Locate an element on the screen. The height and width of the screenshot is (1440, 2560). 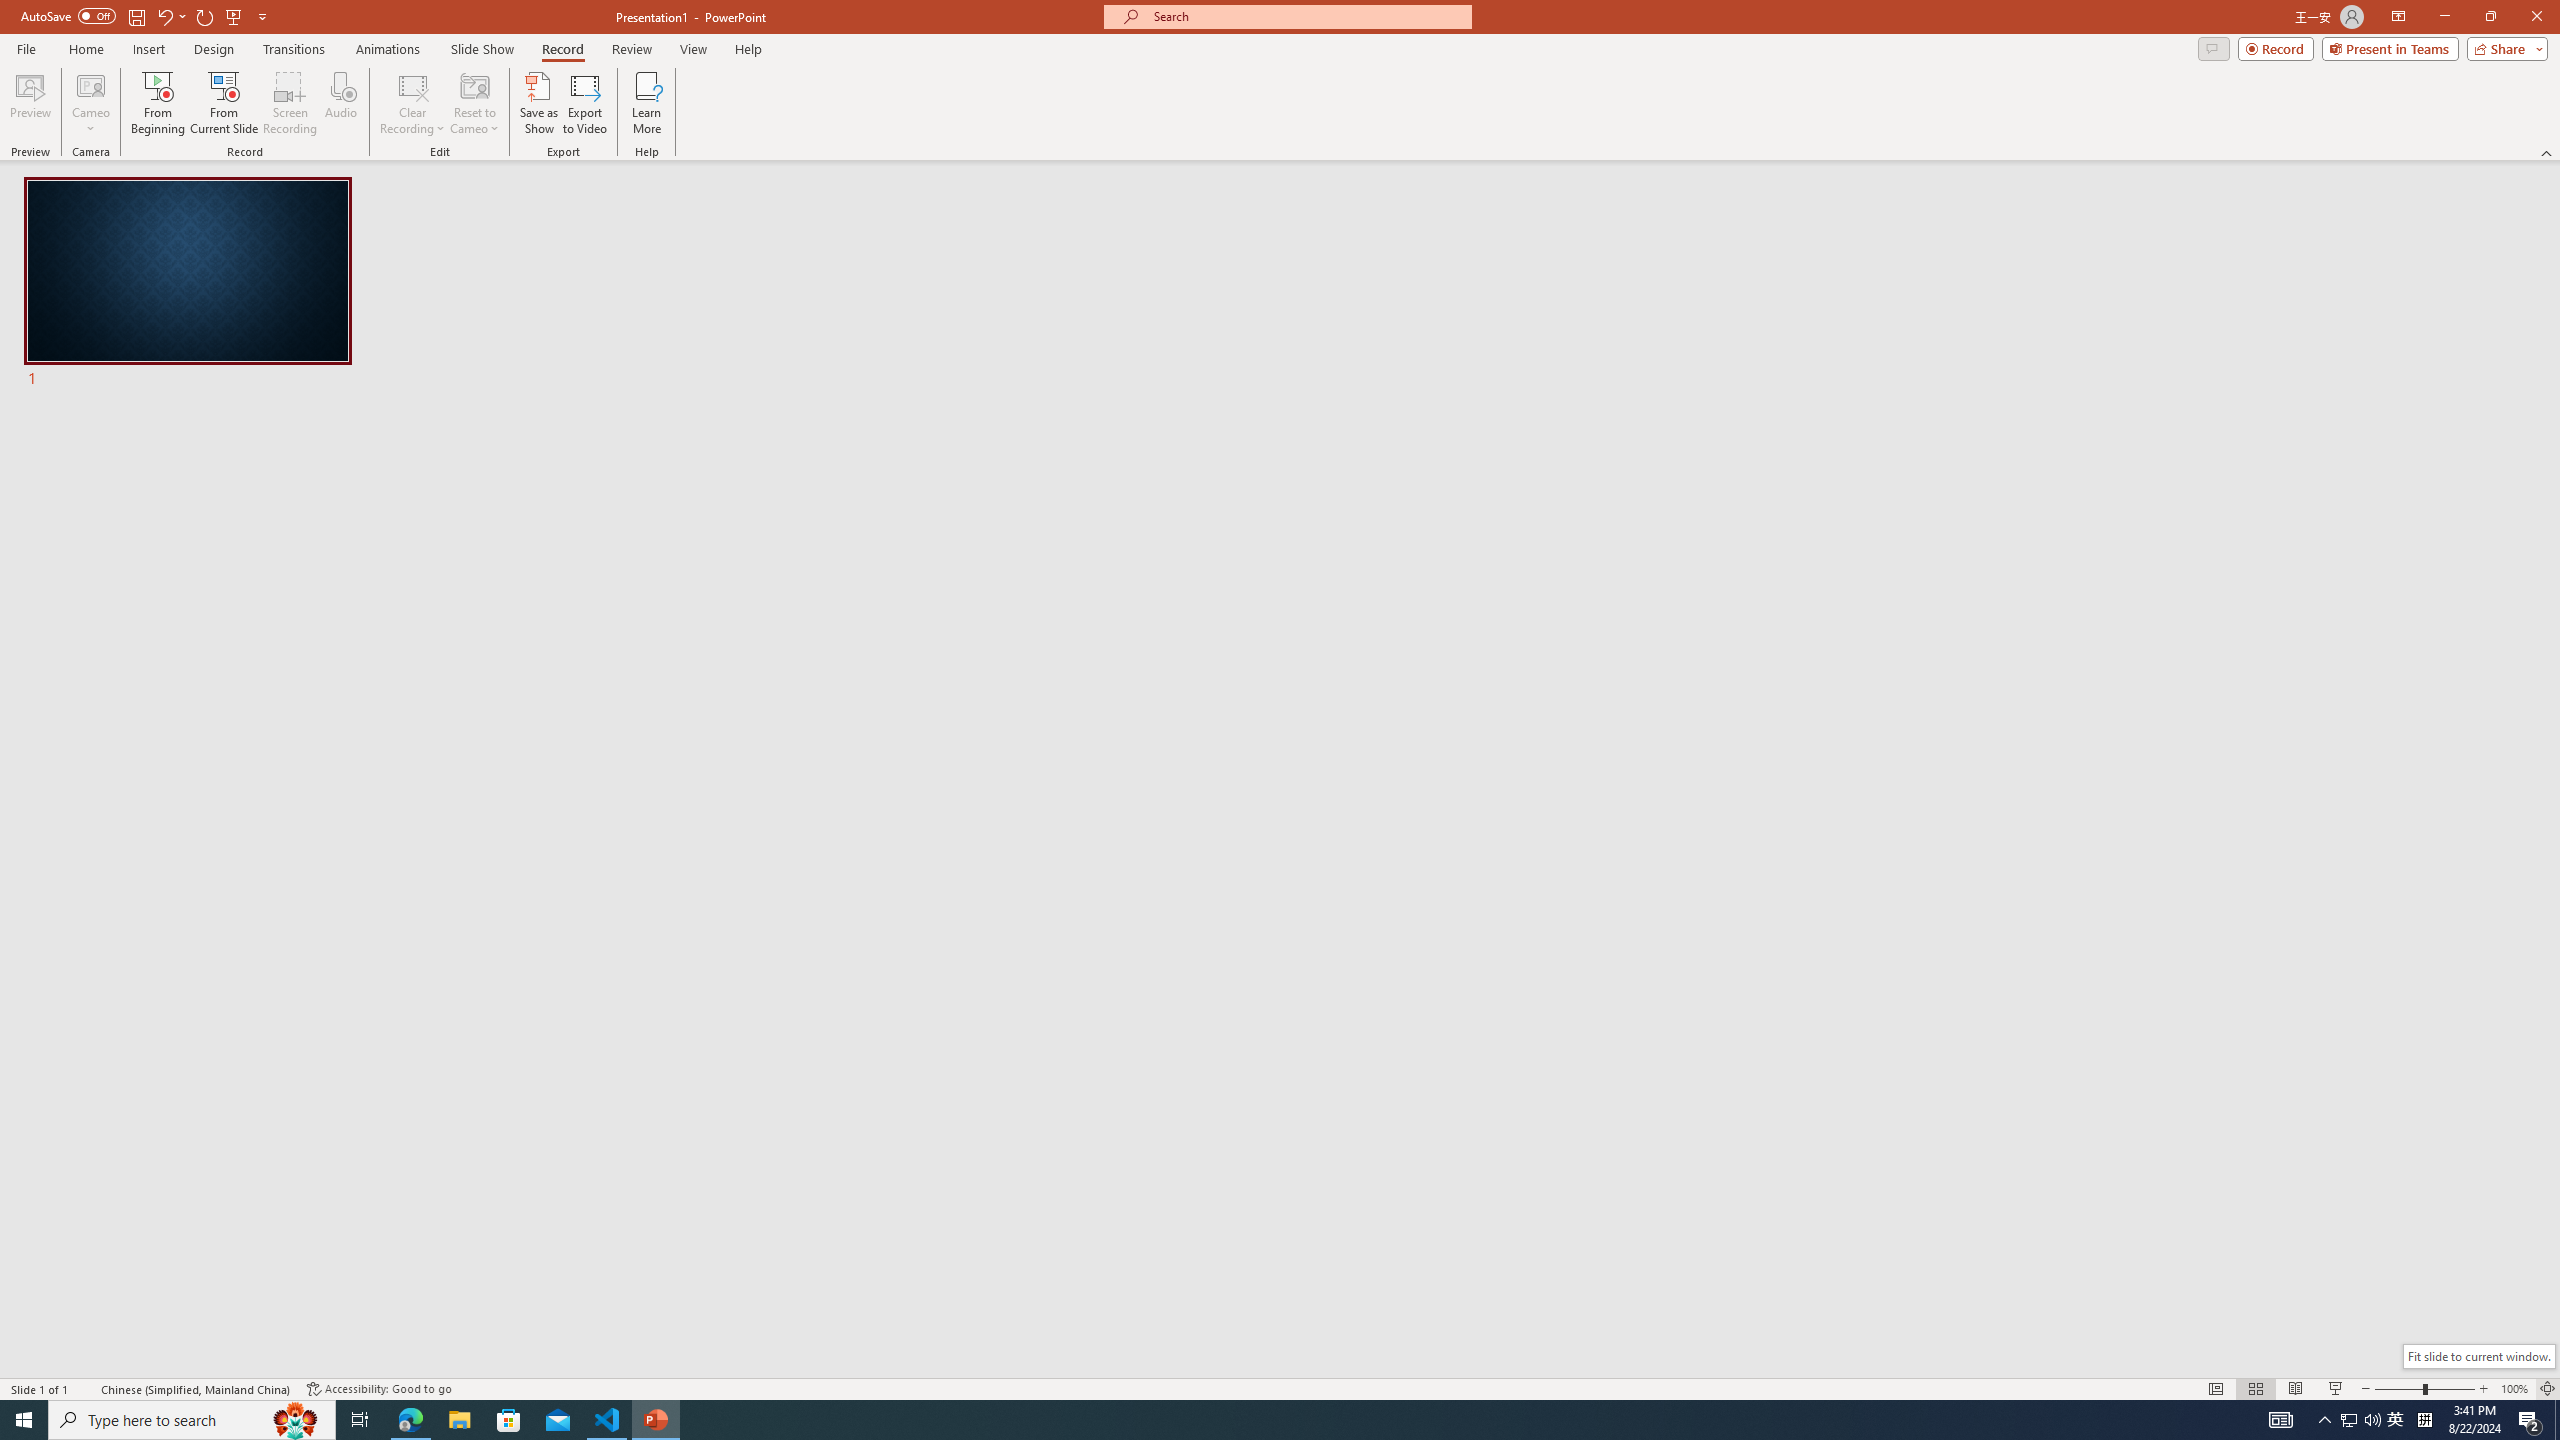
'Reset to Cameo' is located at coordinates (473, 103).